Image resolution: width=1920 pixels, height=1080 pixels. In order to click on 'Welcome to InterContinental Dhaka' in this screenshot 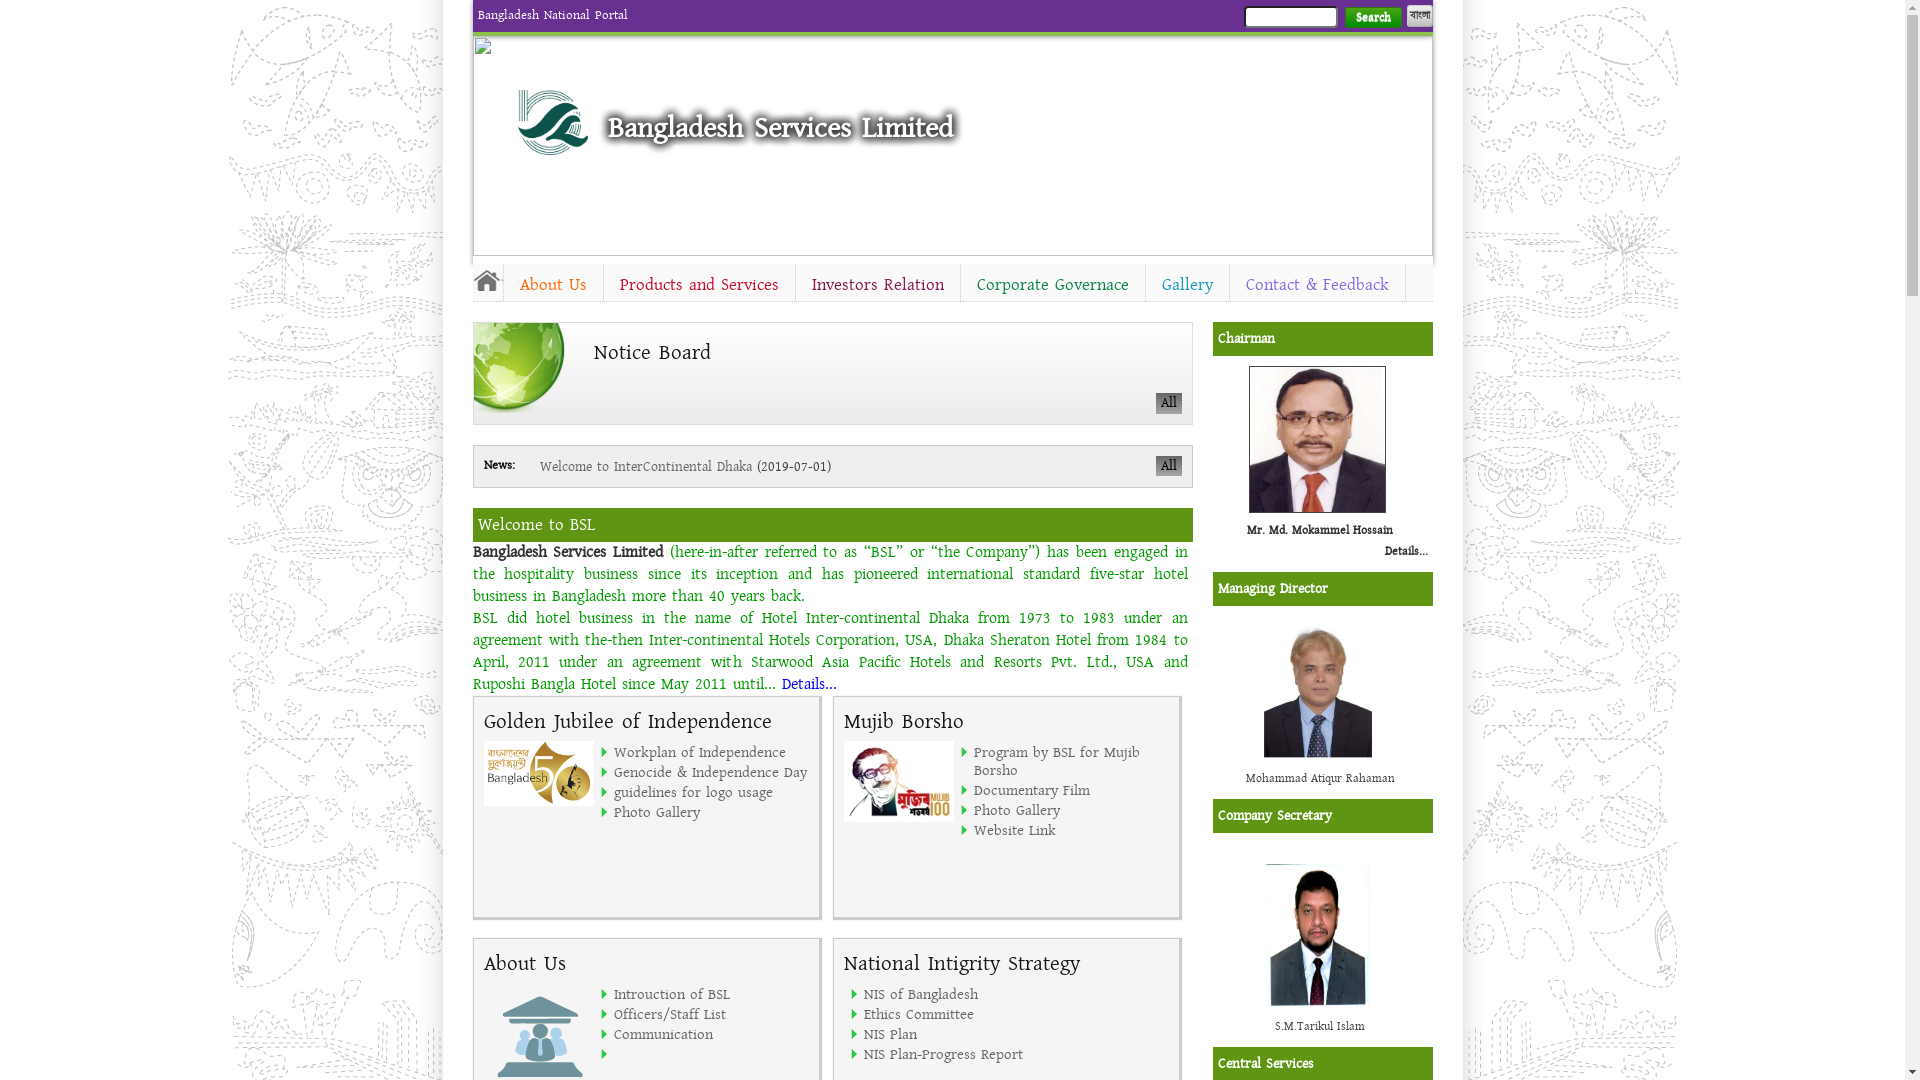, I will do `click(646, 466)`.